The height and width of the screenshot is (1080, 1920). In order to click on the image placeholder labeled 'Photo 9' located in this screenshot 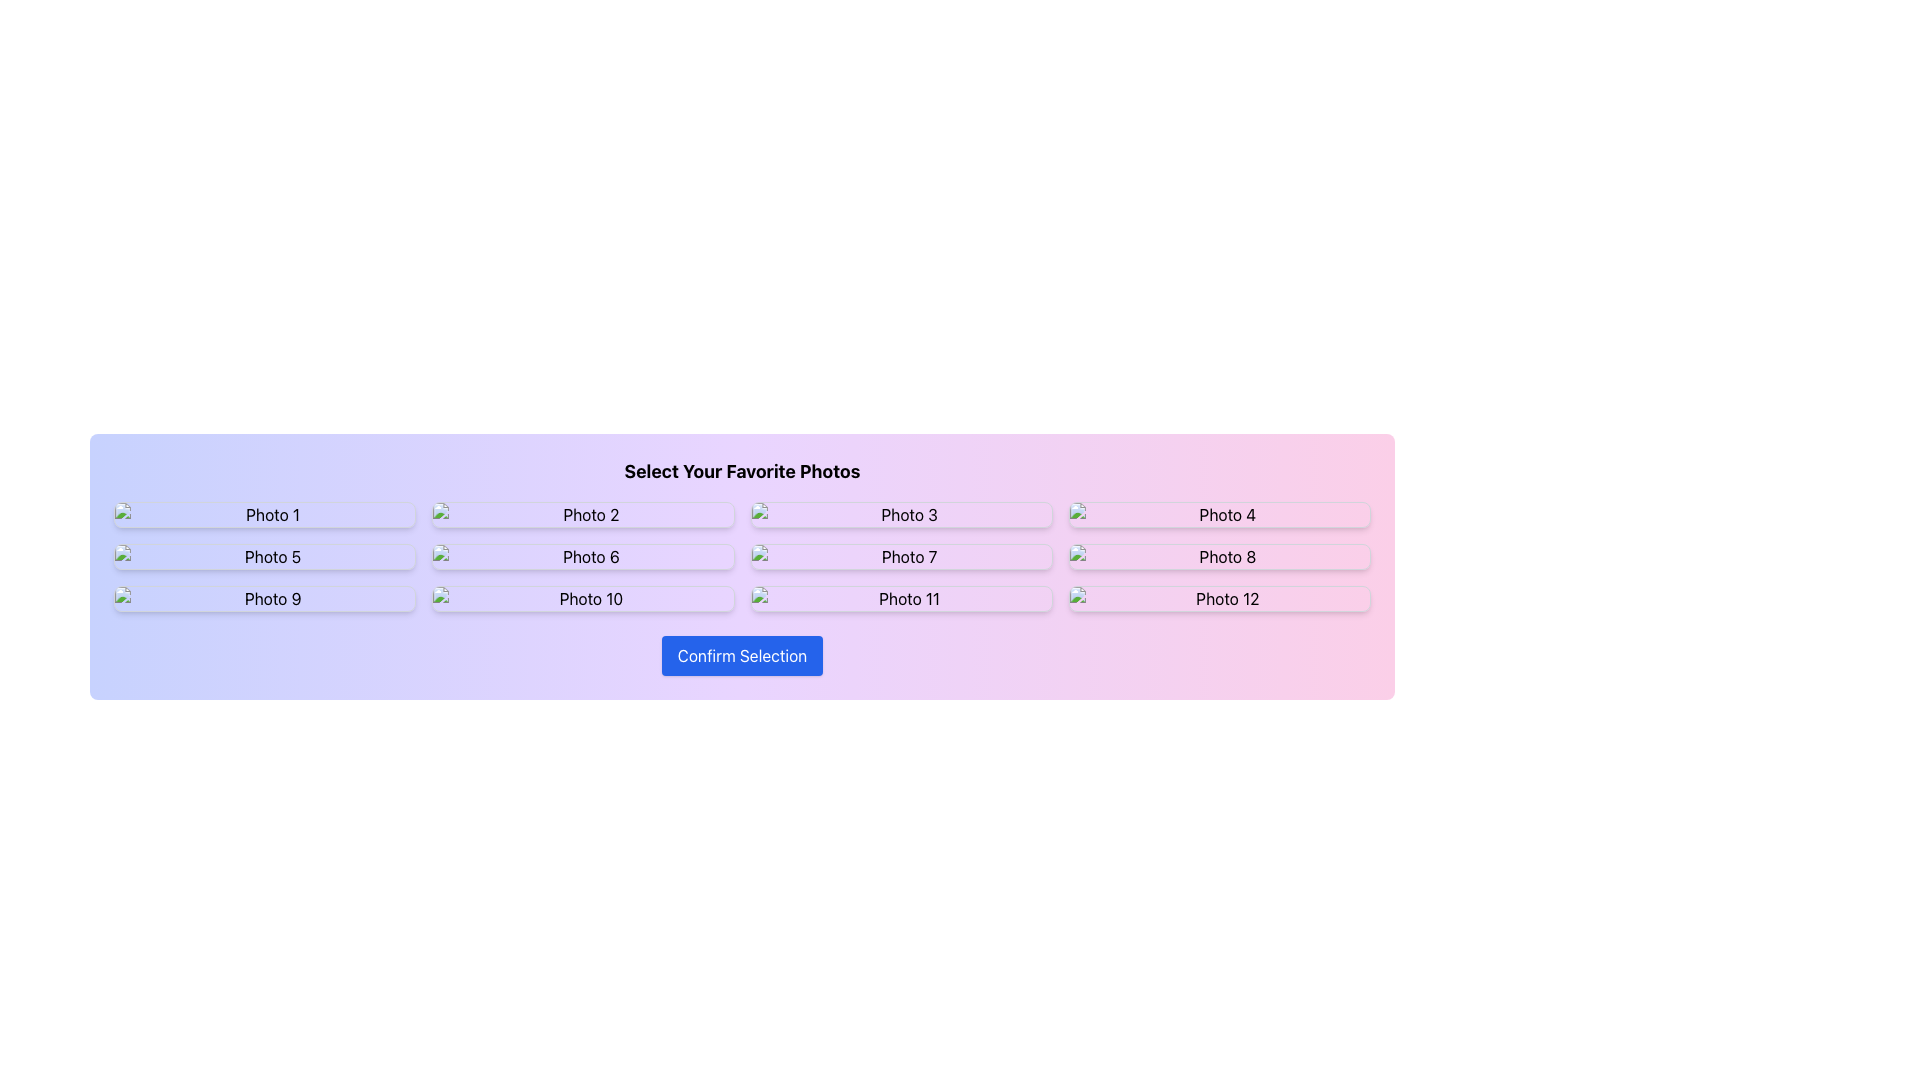, I will do `click(264, 597)`.